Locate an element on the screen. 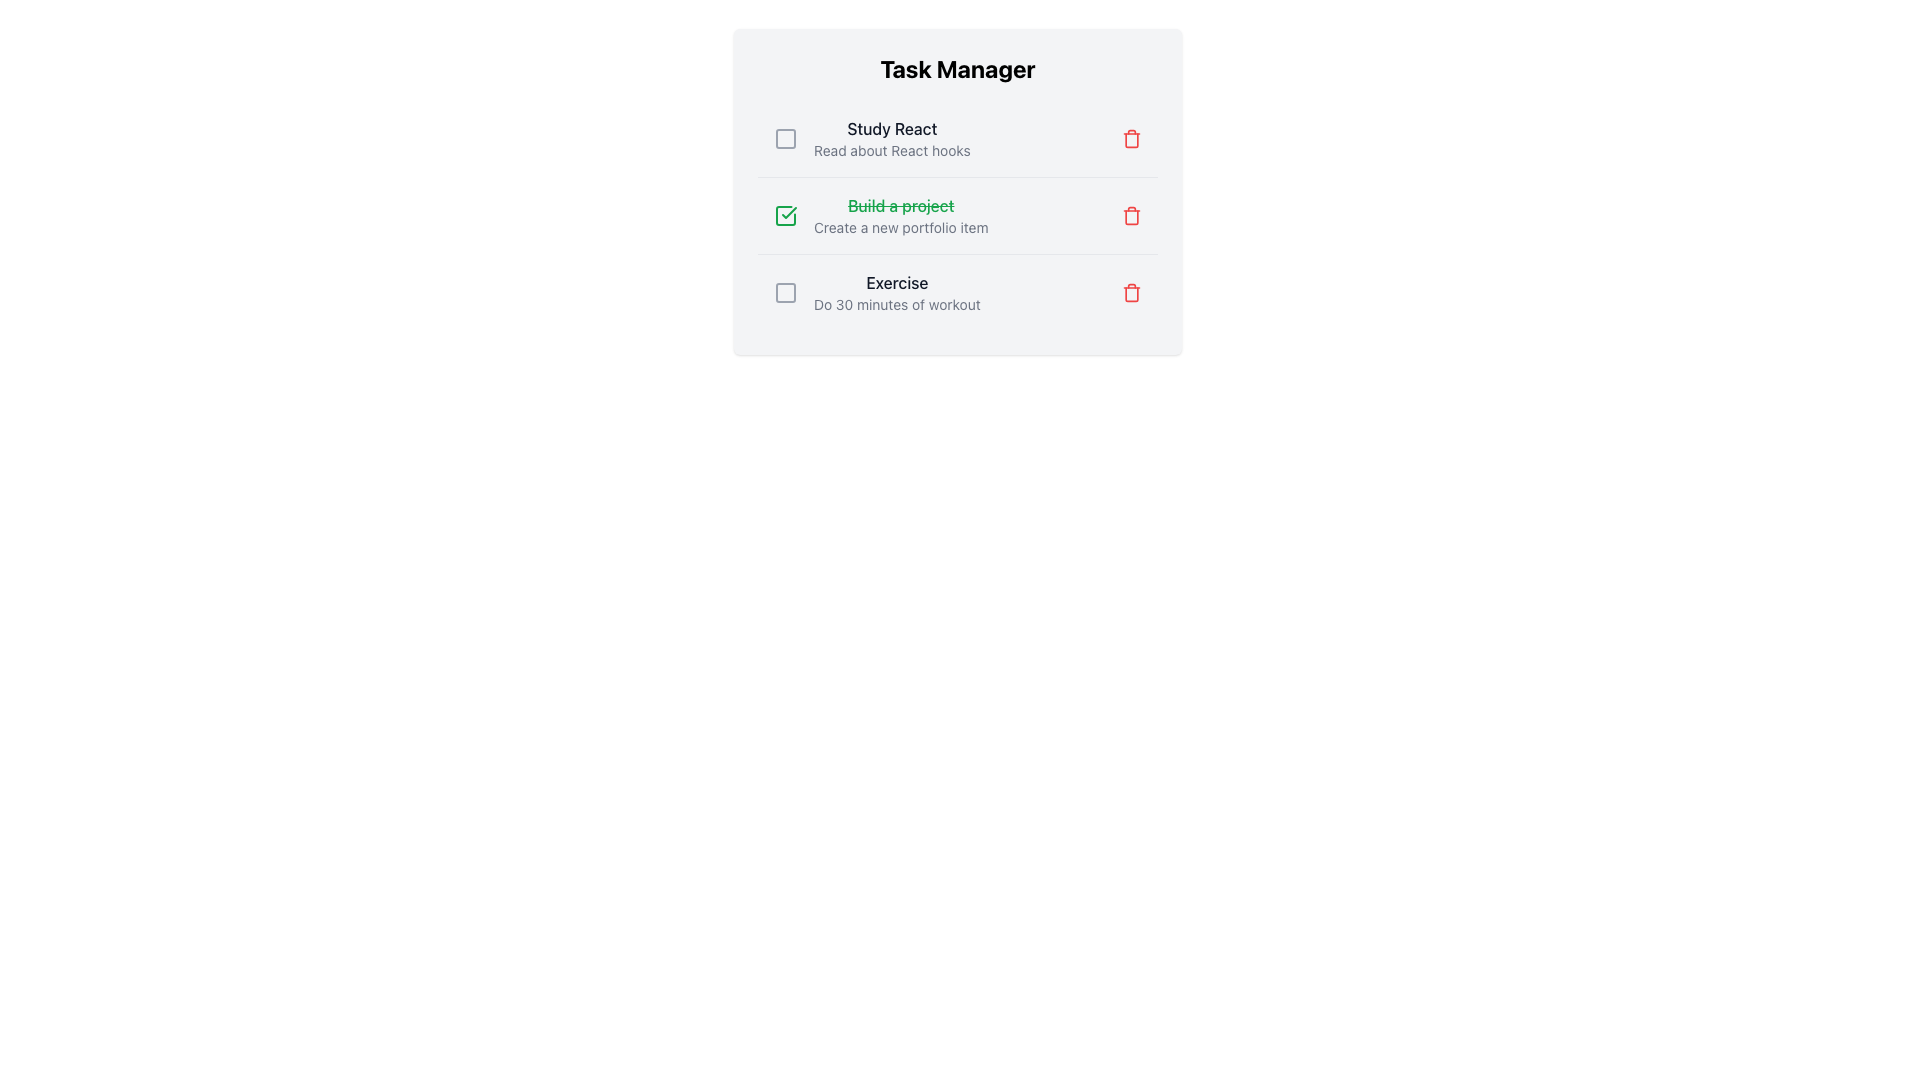 This screenshot has width=1920, height=1080. the checkbox of the first task item in the to-do list under the 'Task Manager' heading to mark the task as complete is located at coordinates (957, 137).